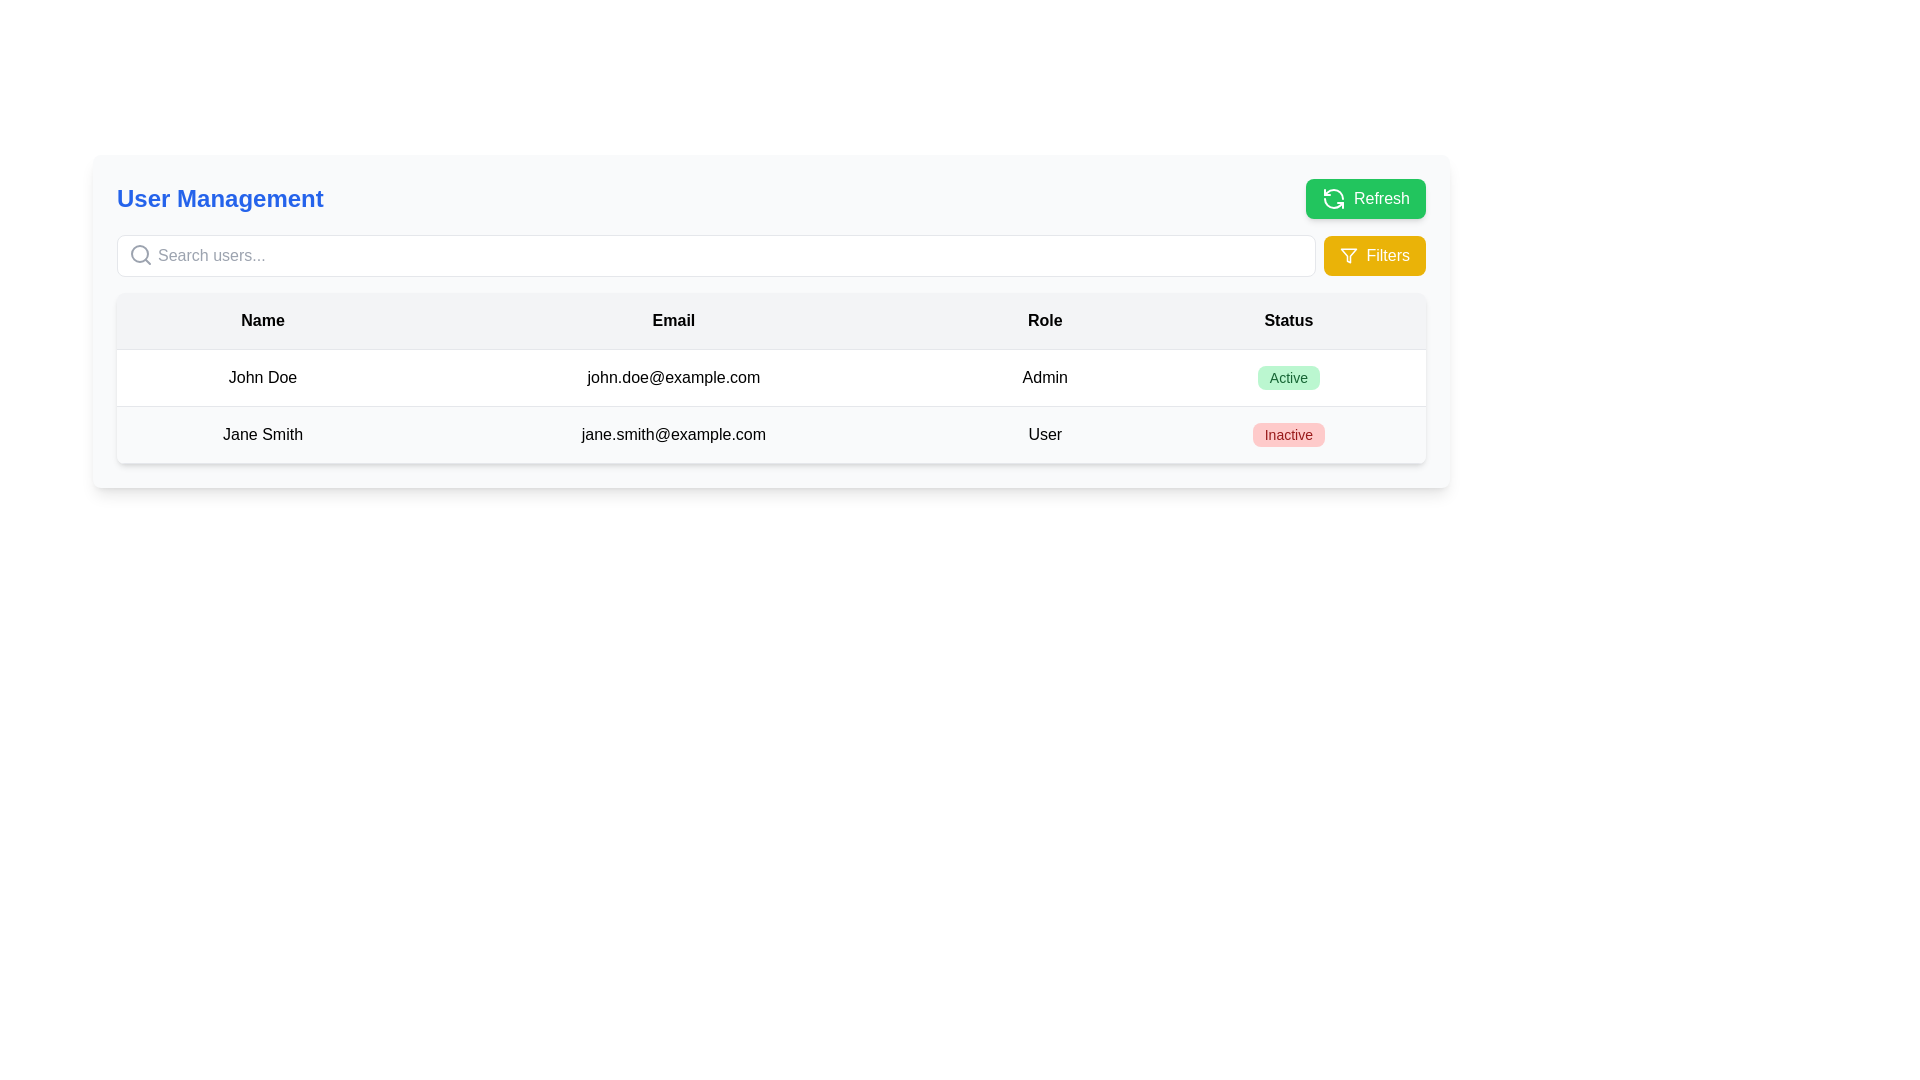  What do you see at coordinates (1288, 434) in the screenshot?
I see `the Status label displaying 'Inactive' for user Jane Smith, located in the second row of the Status column in the table` at bounding box center [1288, 434].